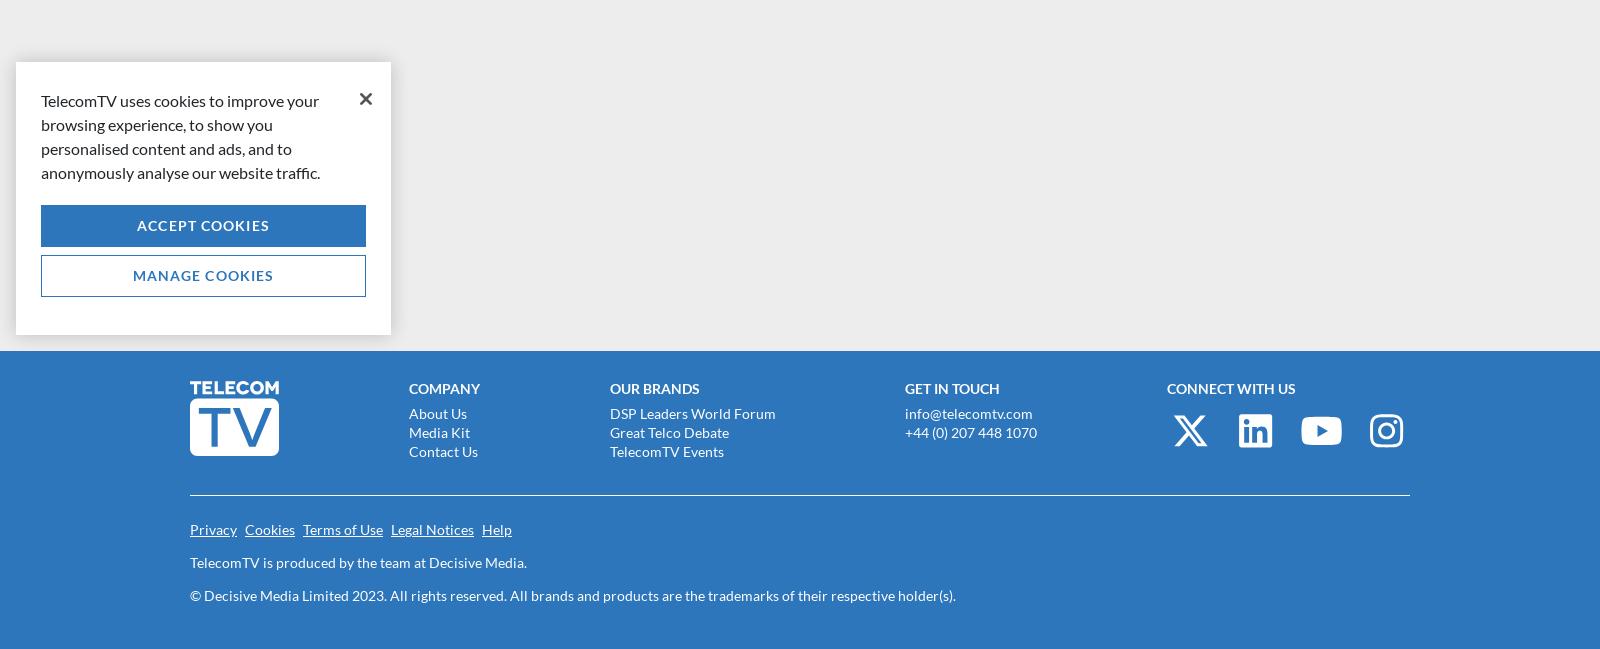 The height and width of the screenshot is (649, 1600). Describe the element at coordinates (213, 528) in the screenshot. I see `'Privacy'` at that location.